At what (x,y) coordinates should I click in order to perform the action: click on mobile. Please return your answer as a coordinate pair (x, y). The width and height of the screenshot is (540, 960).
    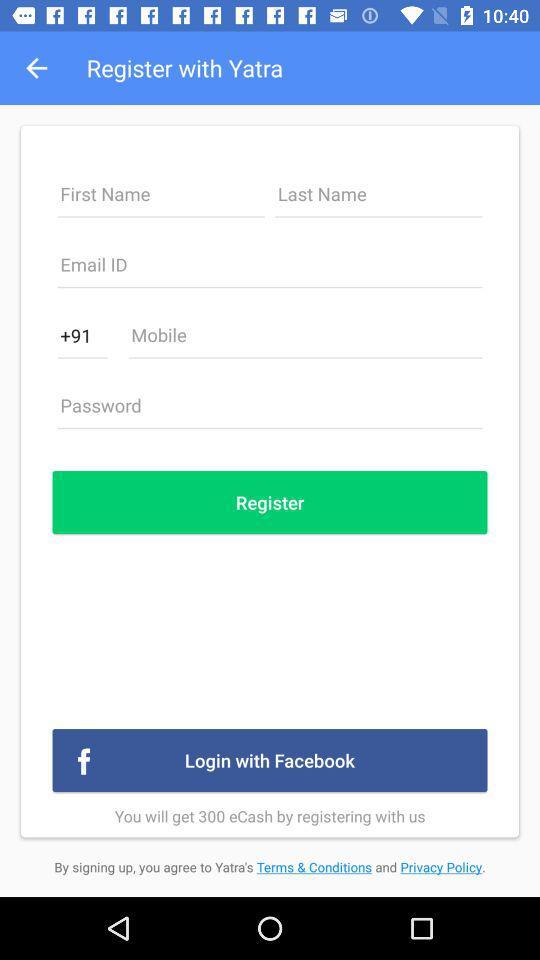
    Looking at the image, I should click on (305, 340).